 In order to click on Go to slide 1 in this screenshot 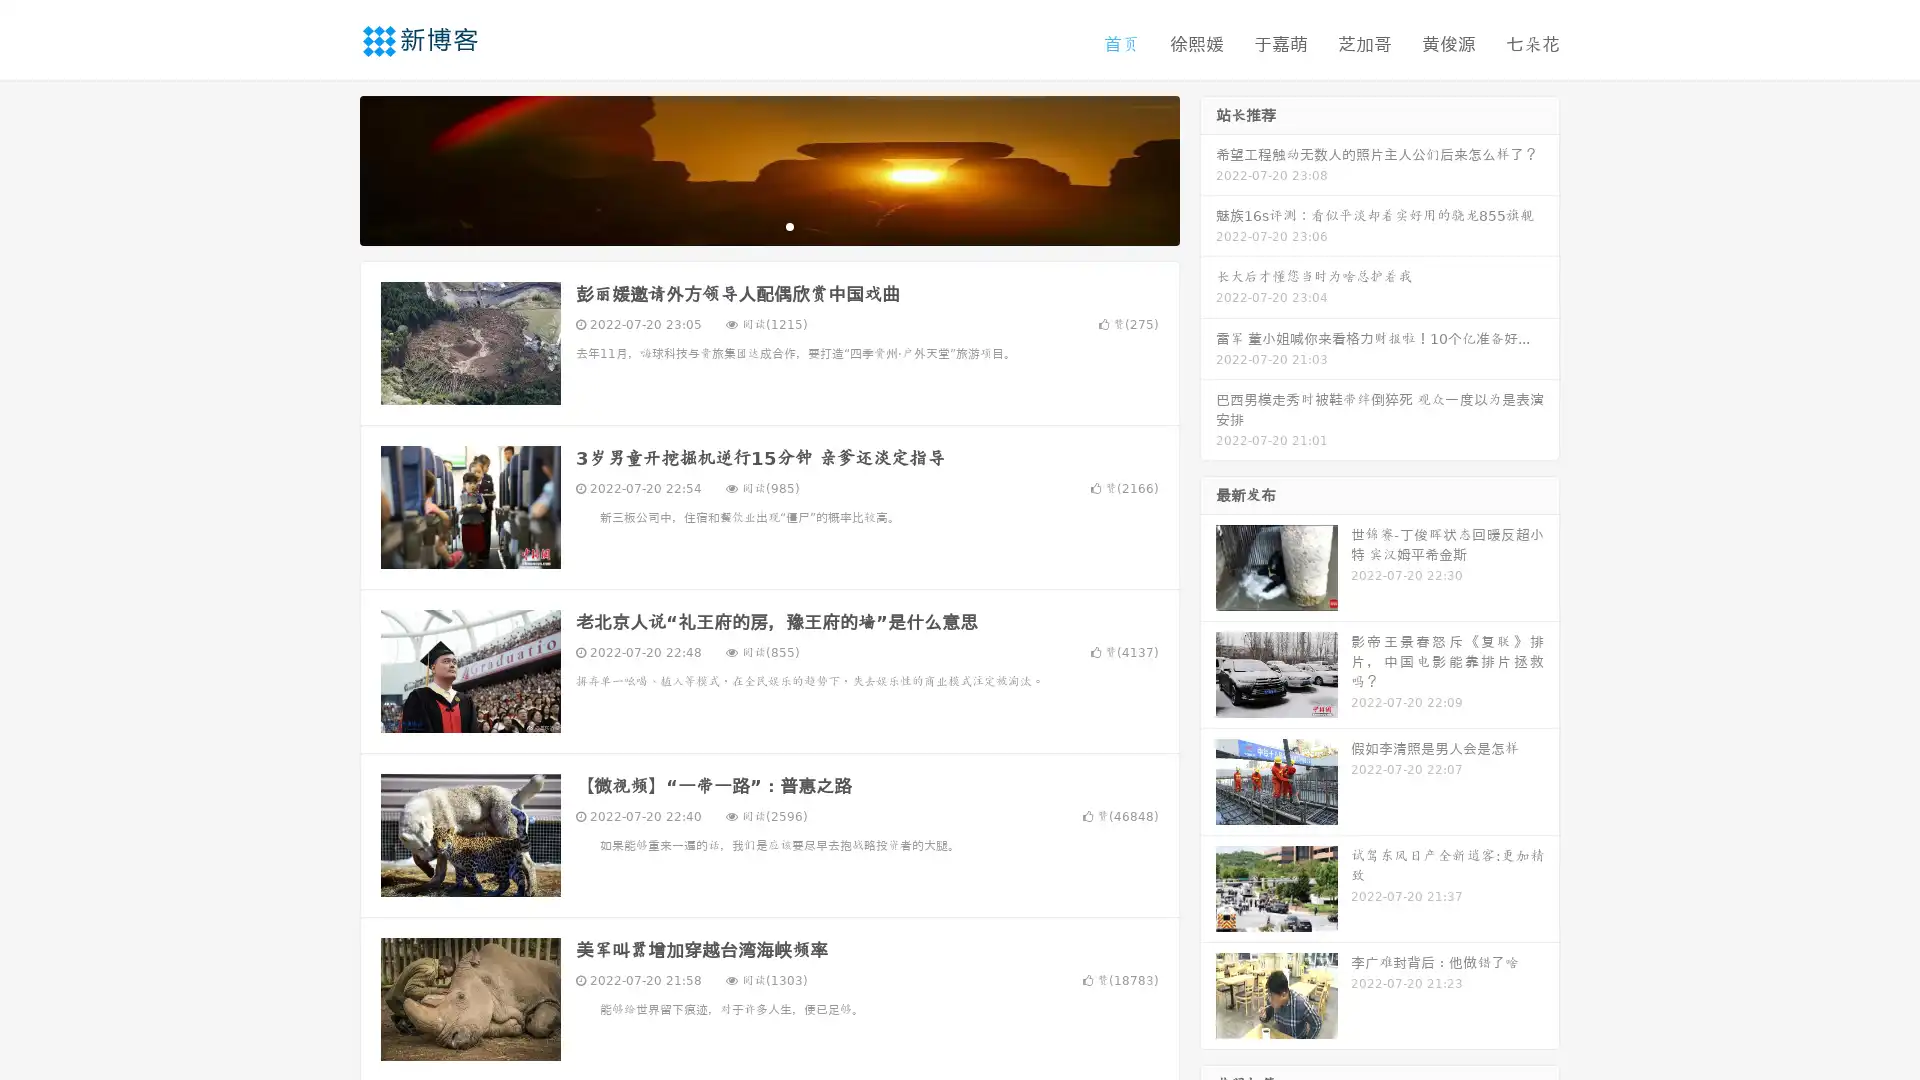, I will do `click(748, 225)`.